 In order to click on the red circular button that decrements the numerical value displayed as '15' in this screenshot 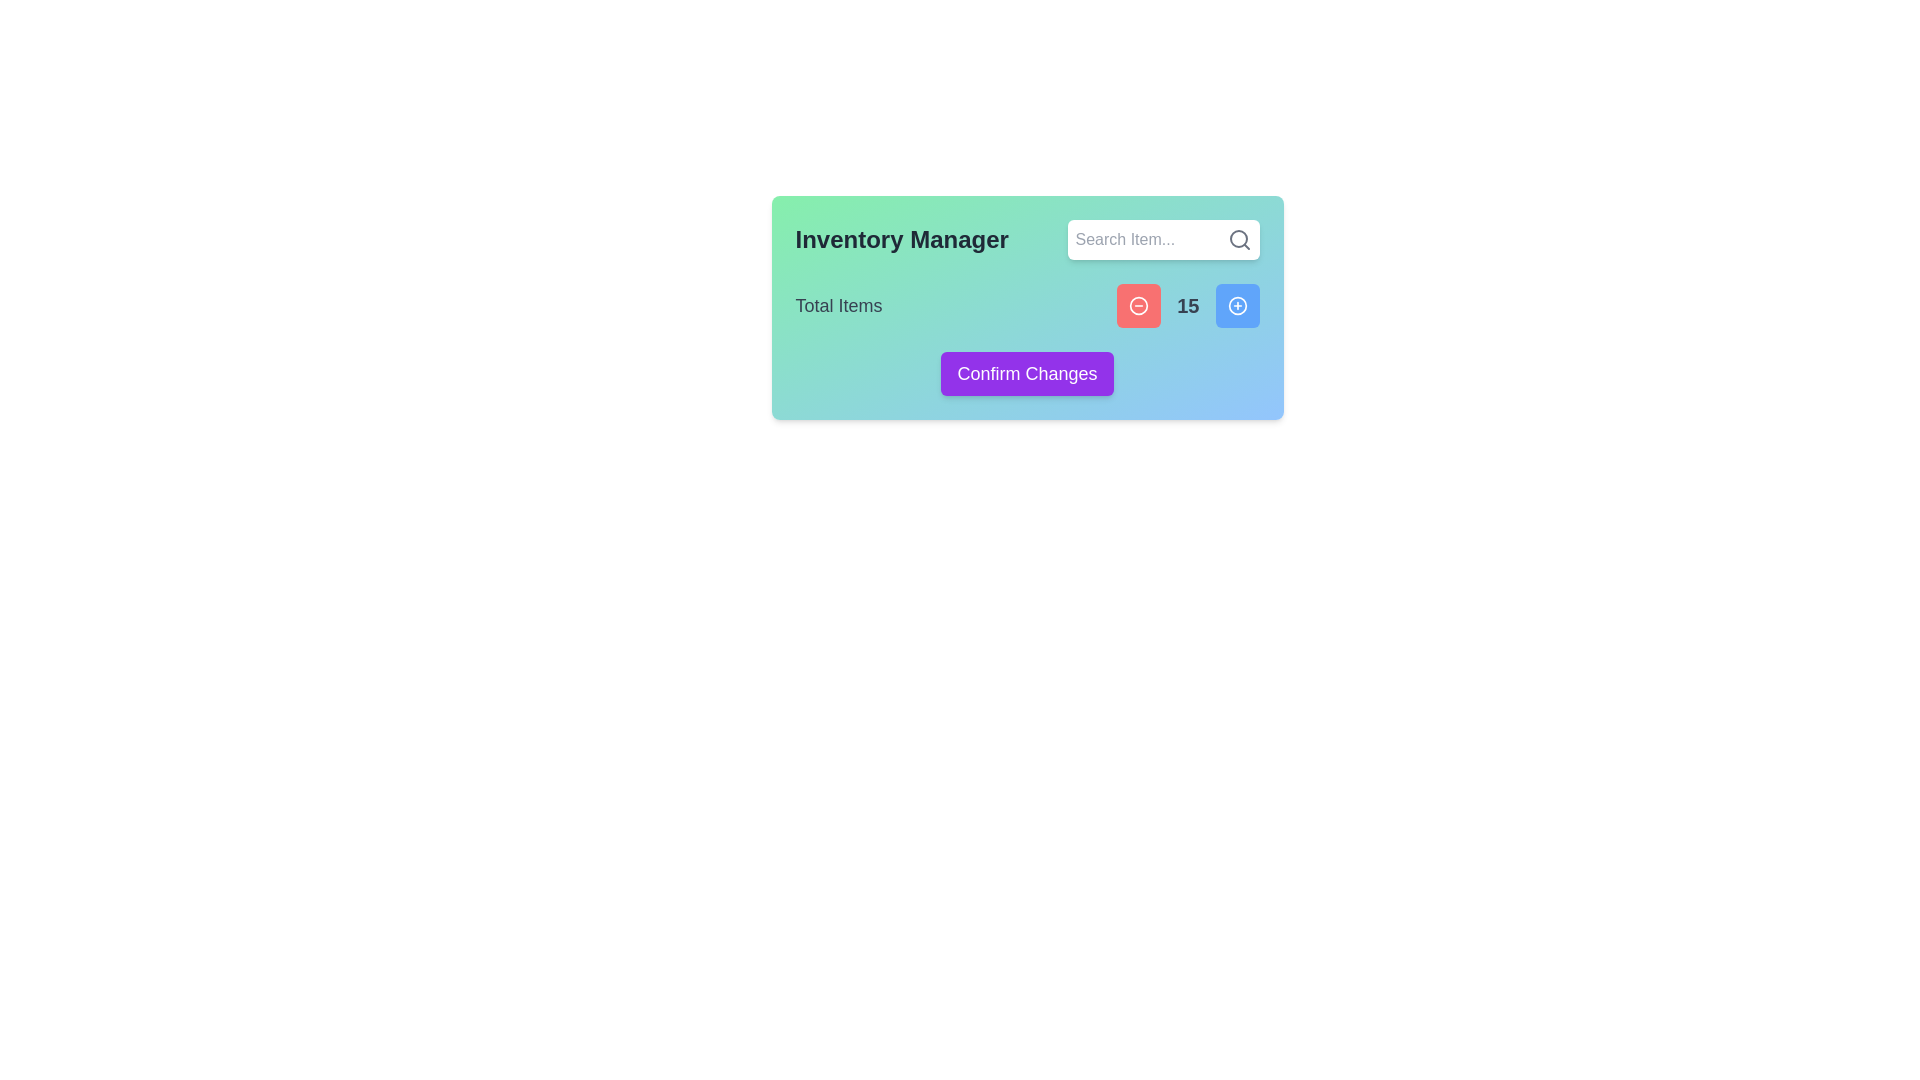, I will do `click(1139, 305)`.